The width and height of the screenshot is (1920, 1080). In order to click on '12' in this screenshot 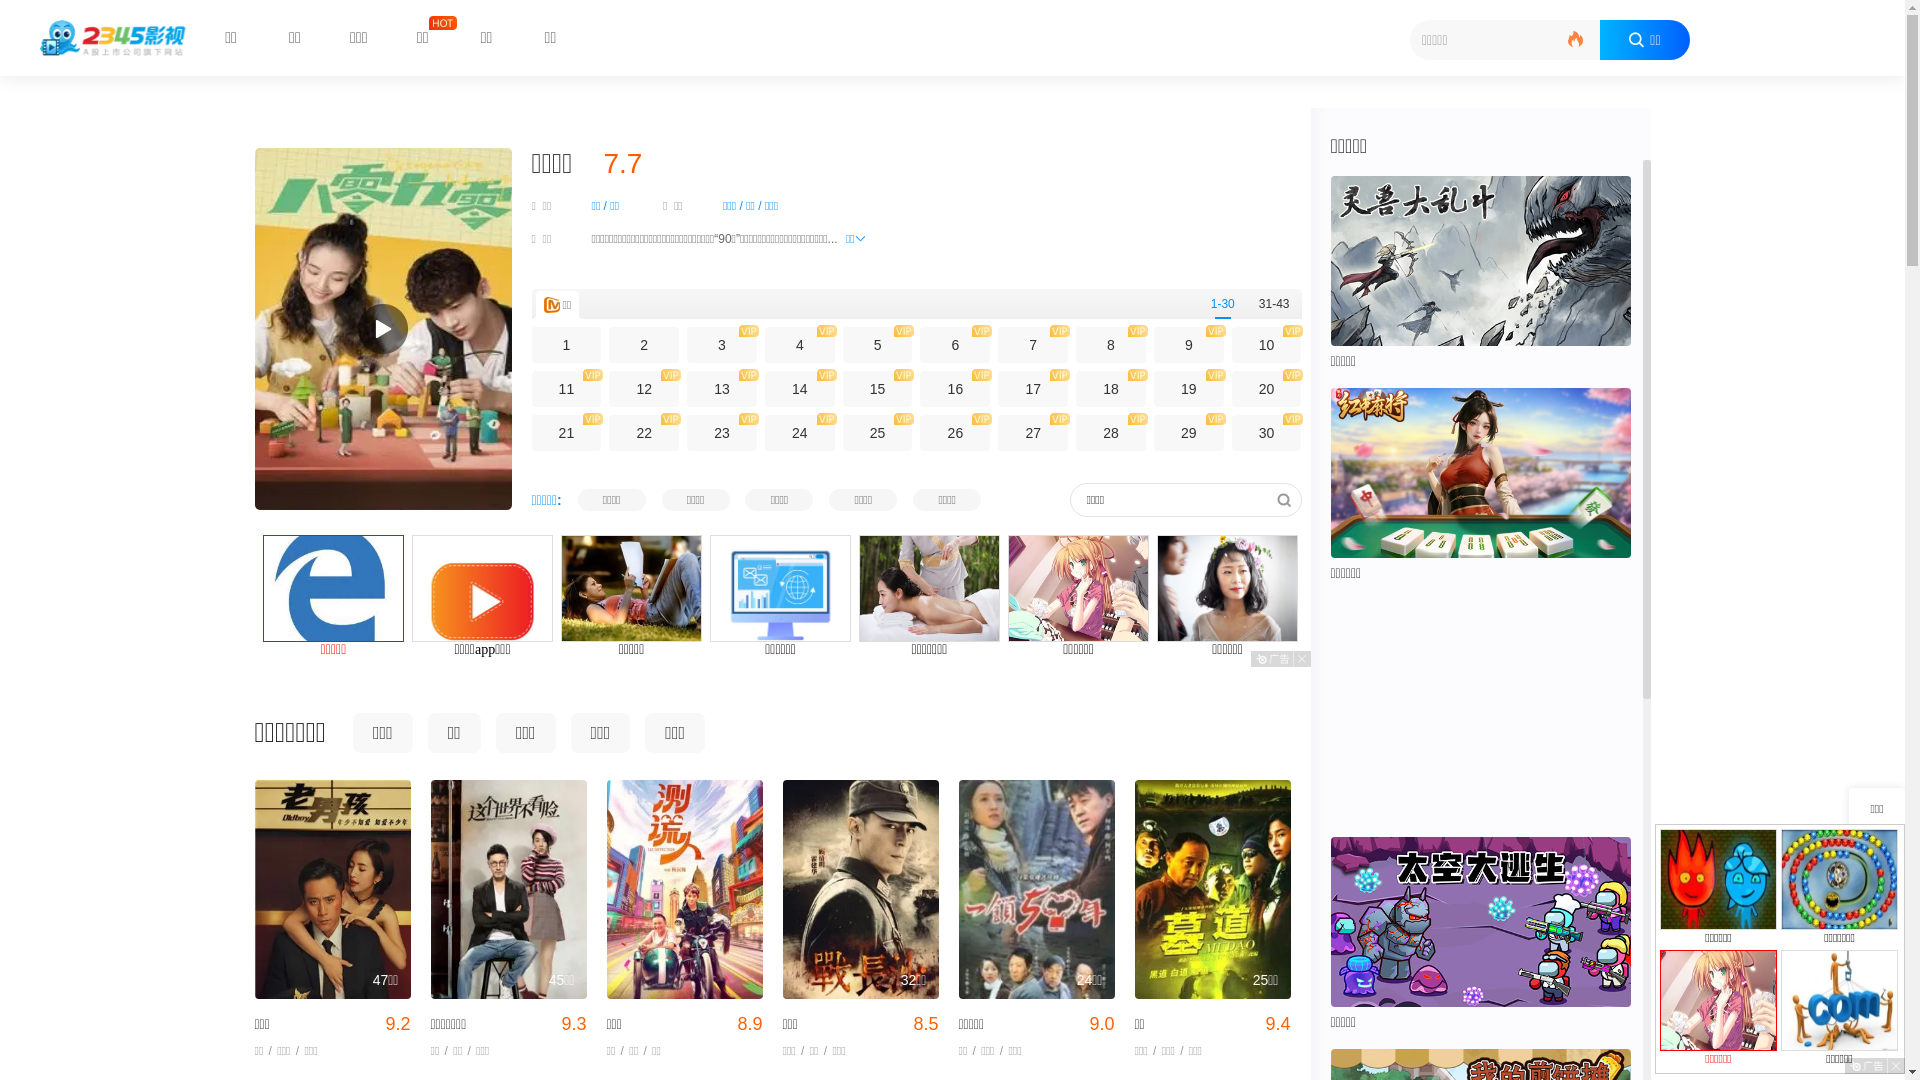, I will do `click(643, 389)`.